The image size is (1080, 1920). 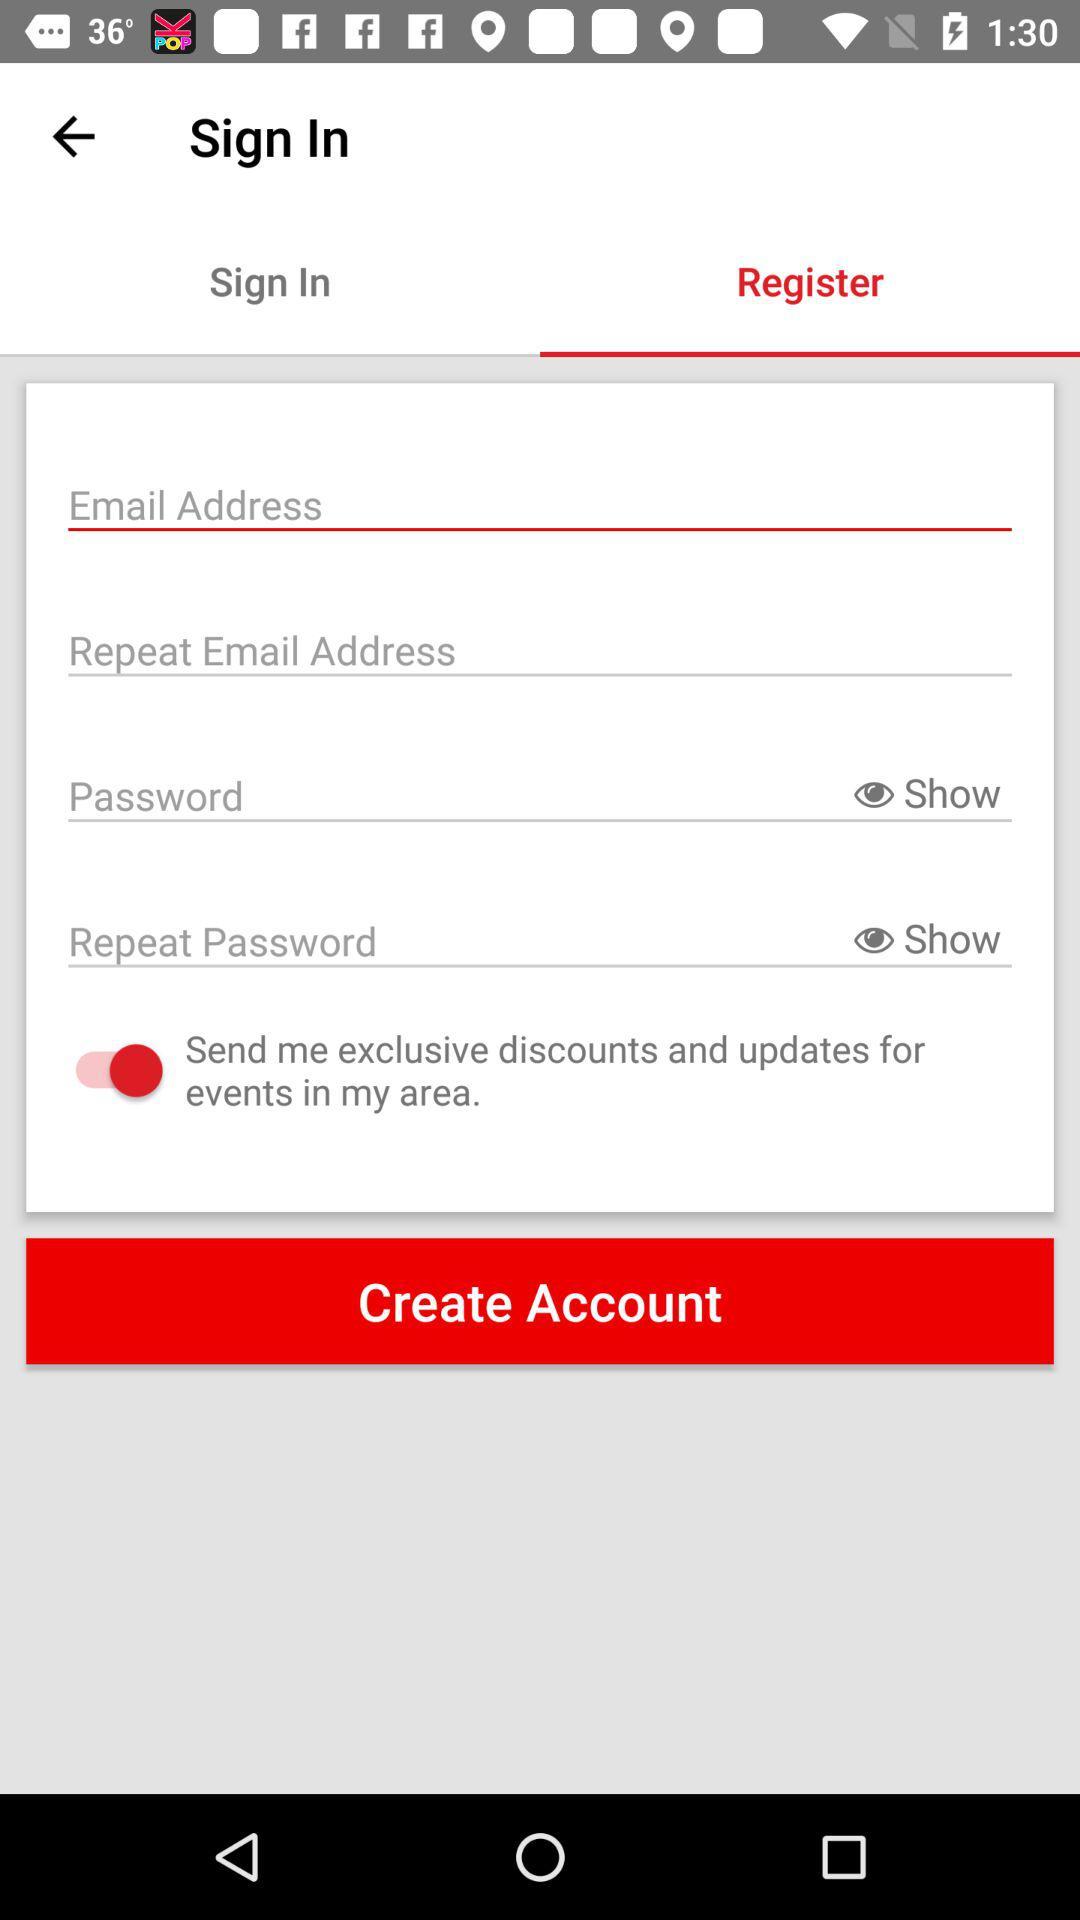 What do you see at coordinates (99, 1069) in the screenshot?
I see `on/off button for discounts and events` at bounding box center [99, 1069].